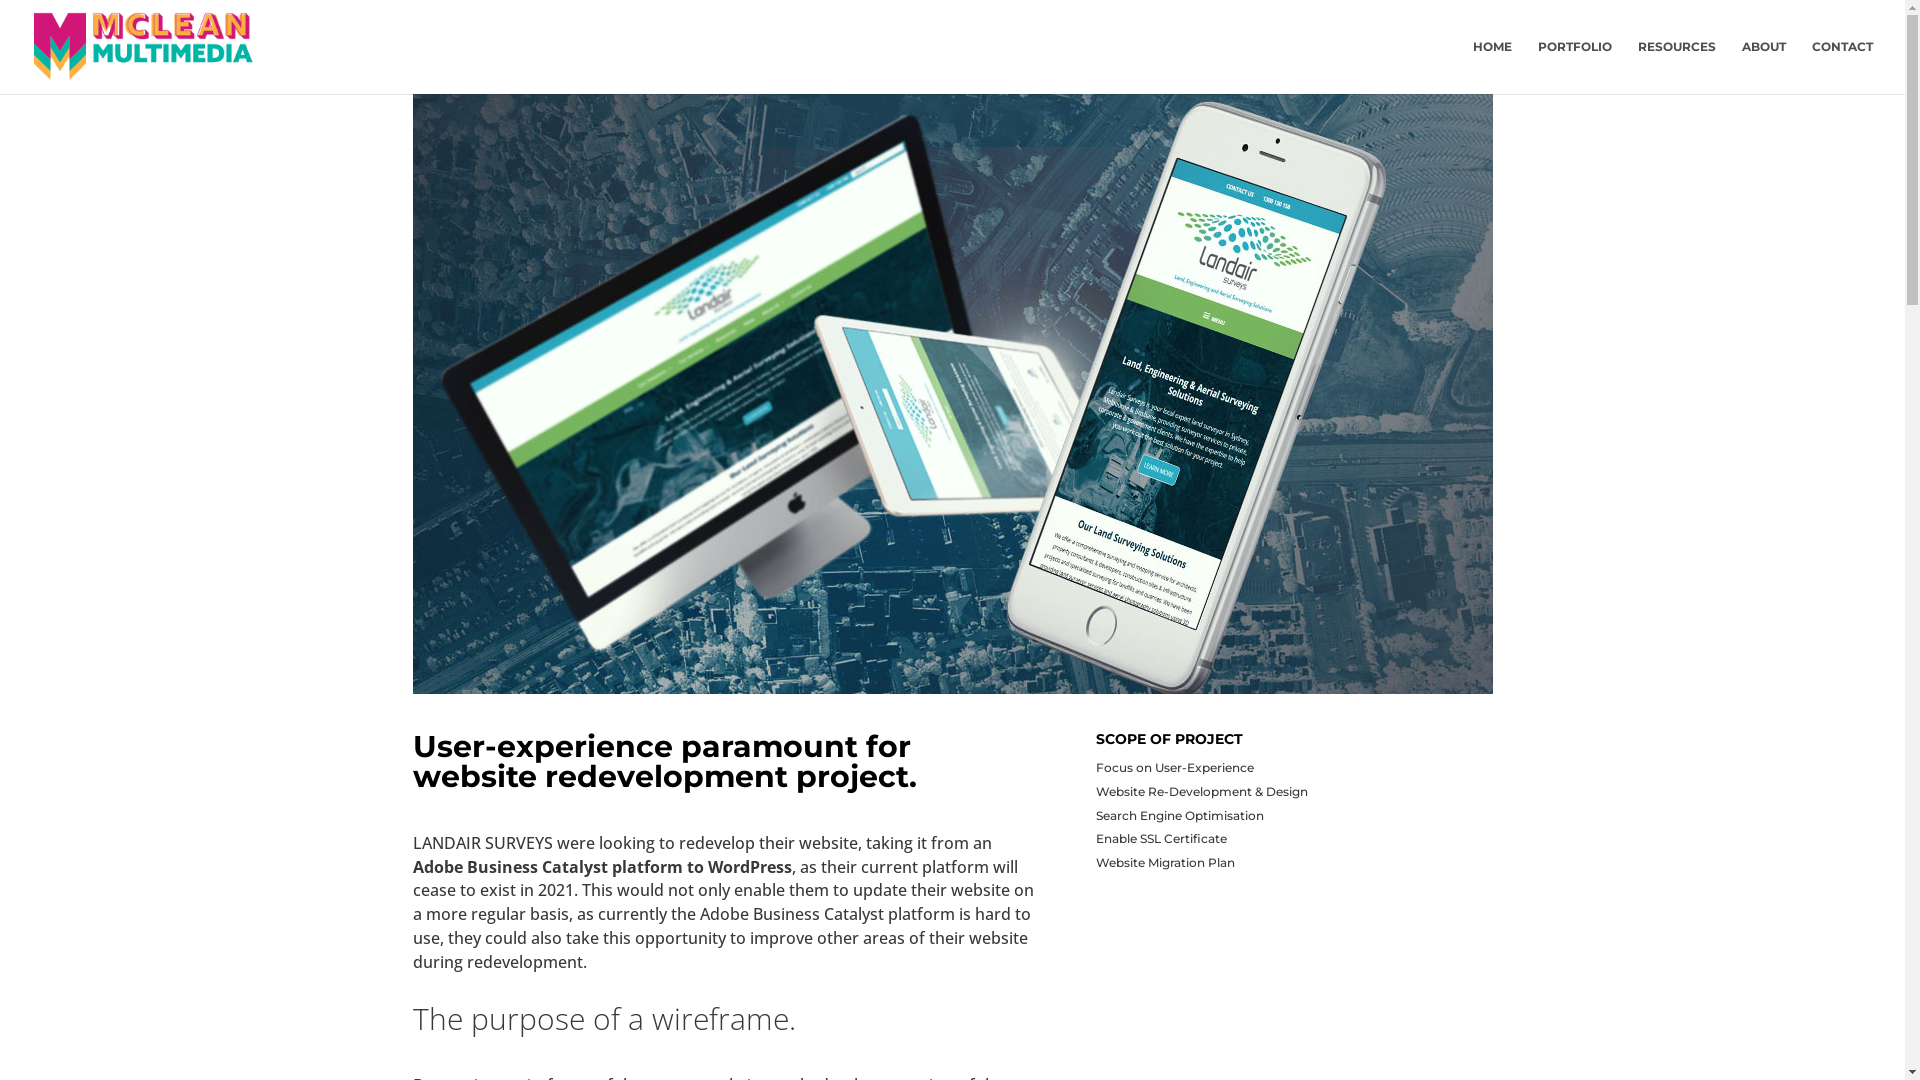 The image size is (1920, 1080). Describe the element at coordinates (1811, 65) in the screenshot. I see `'CONTACT'` at that location.